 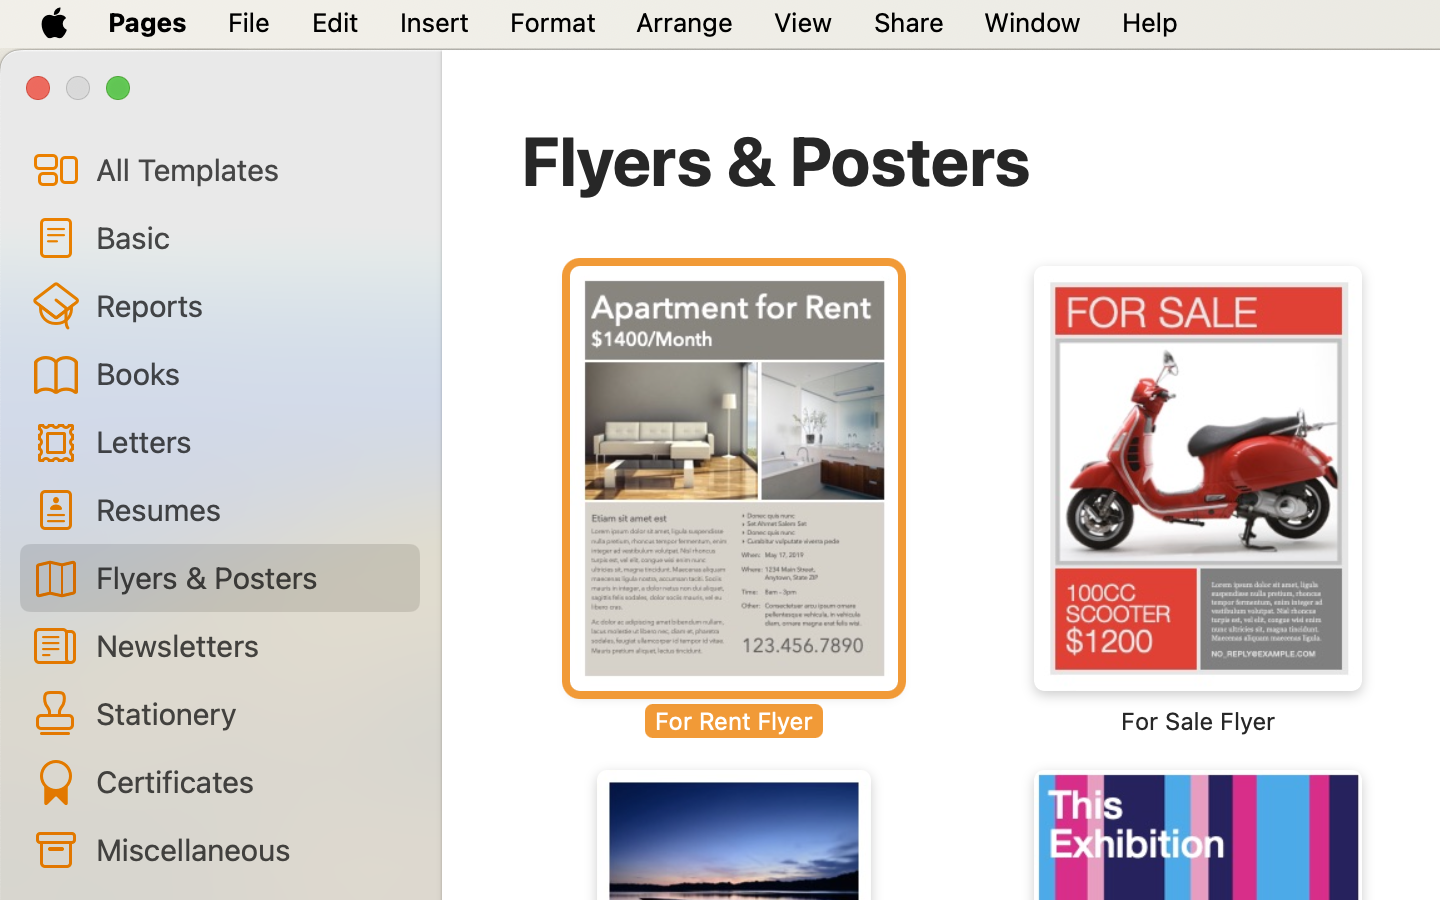 I want to click on 'Miscellaneous', so click(x=248, y=848).